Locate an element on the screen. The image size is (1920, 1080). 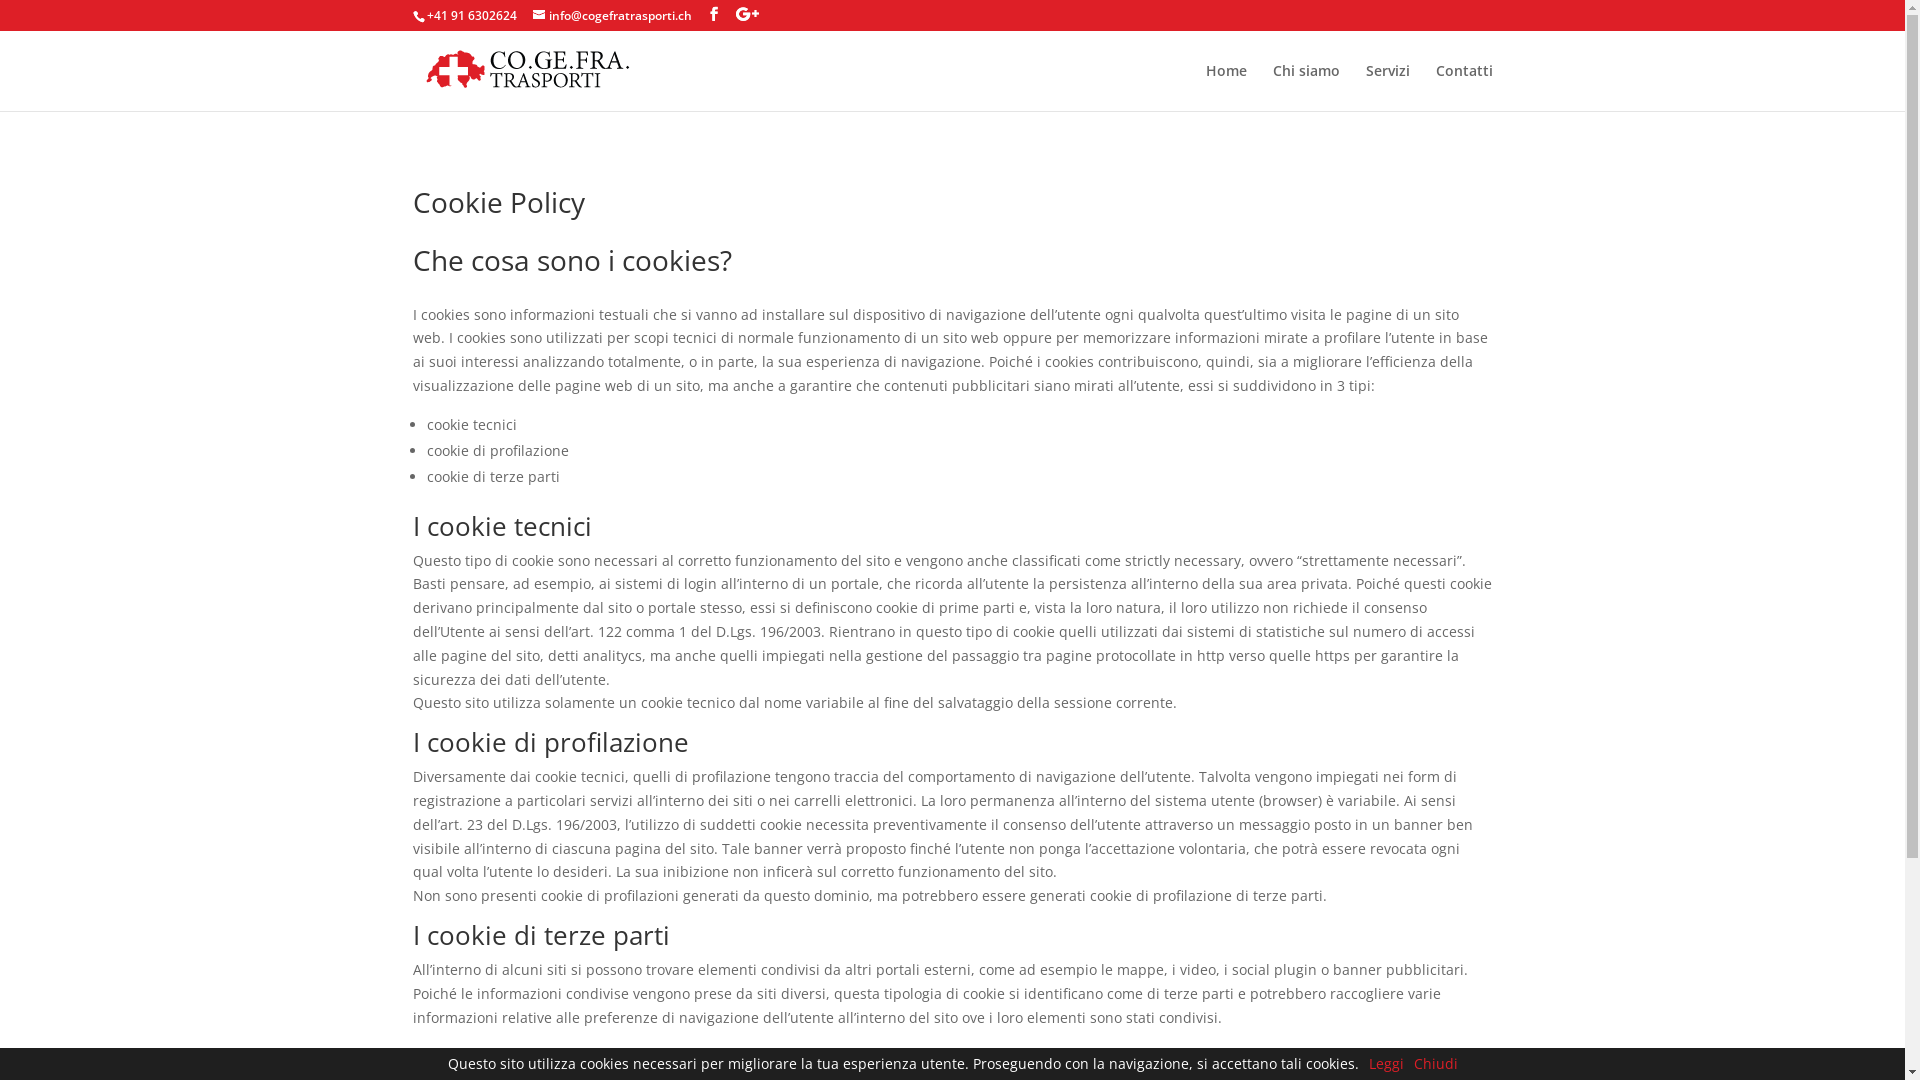
'Chiudi' is located at coordinates (1434, 1062).